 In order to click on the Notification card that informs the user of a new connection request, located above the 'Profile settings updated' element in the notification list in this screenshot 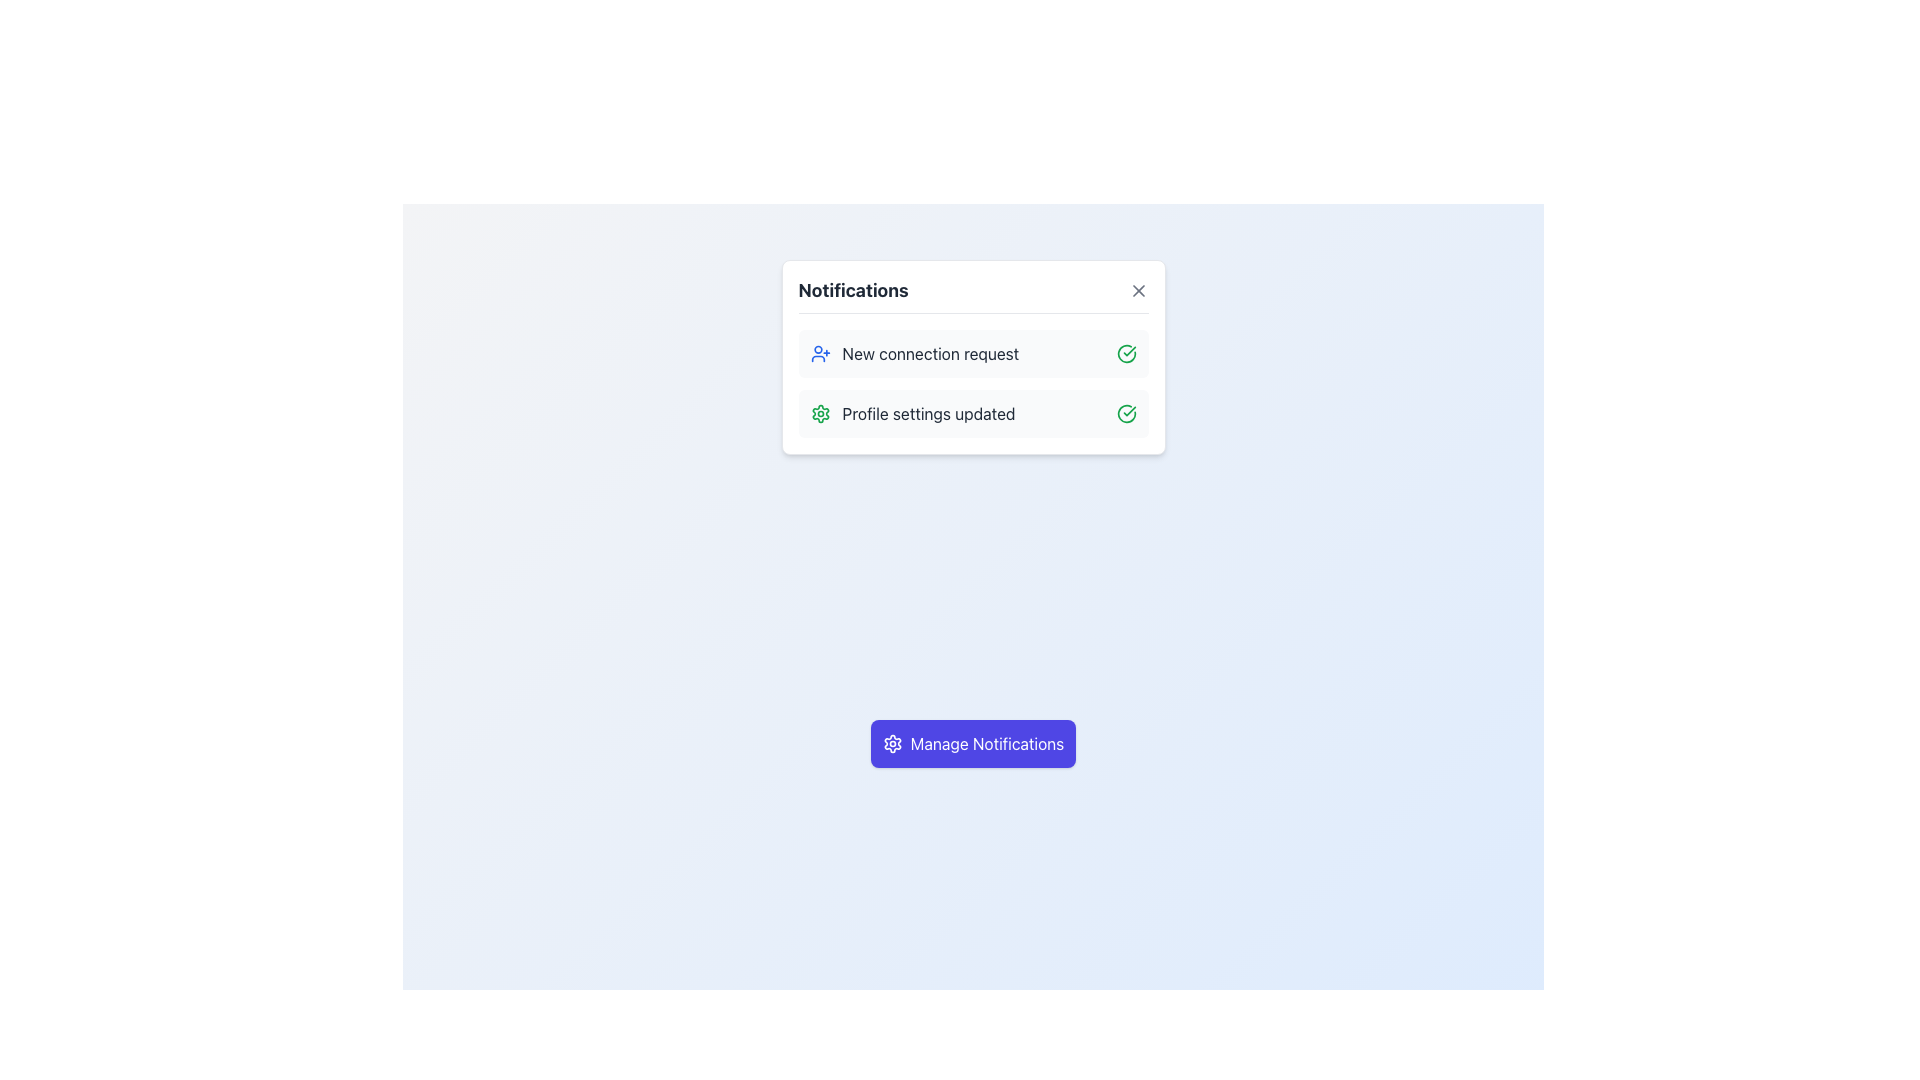, I will do `click(973, 353)`.